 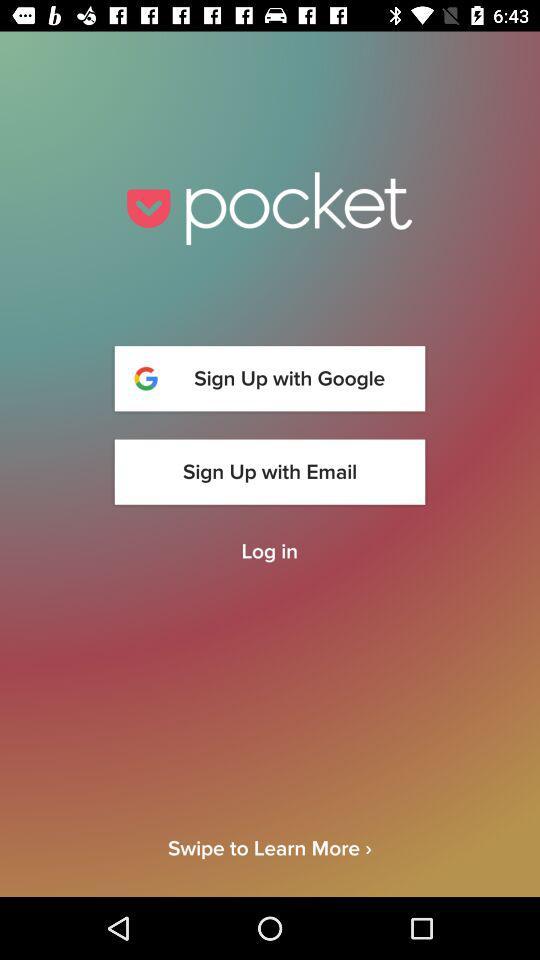 What do you see at coordinates (269, 551) in the screenshot?
I see `the item below sign up with icon` at bounding box center [269, 551].